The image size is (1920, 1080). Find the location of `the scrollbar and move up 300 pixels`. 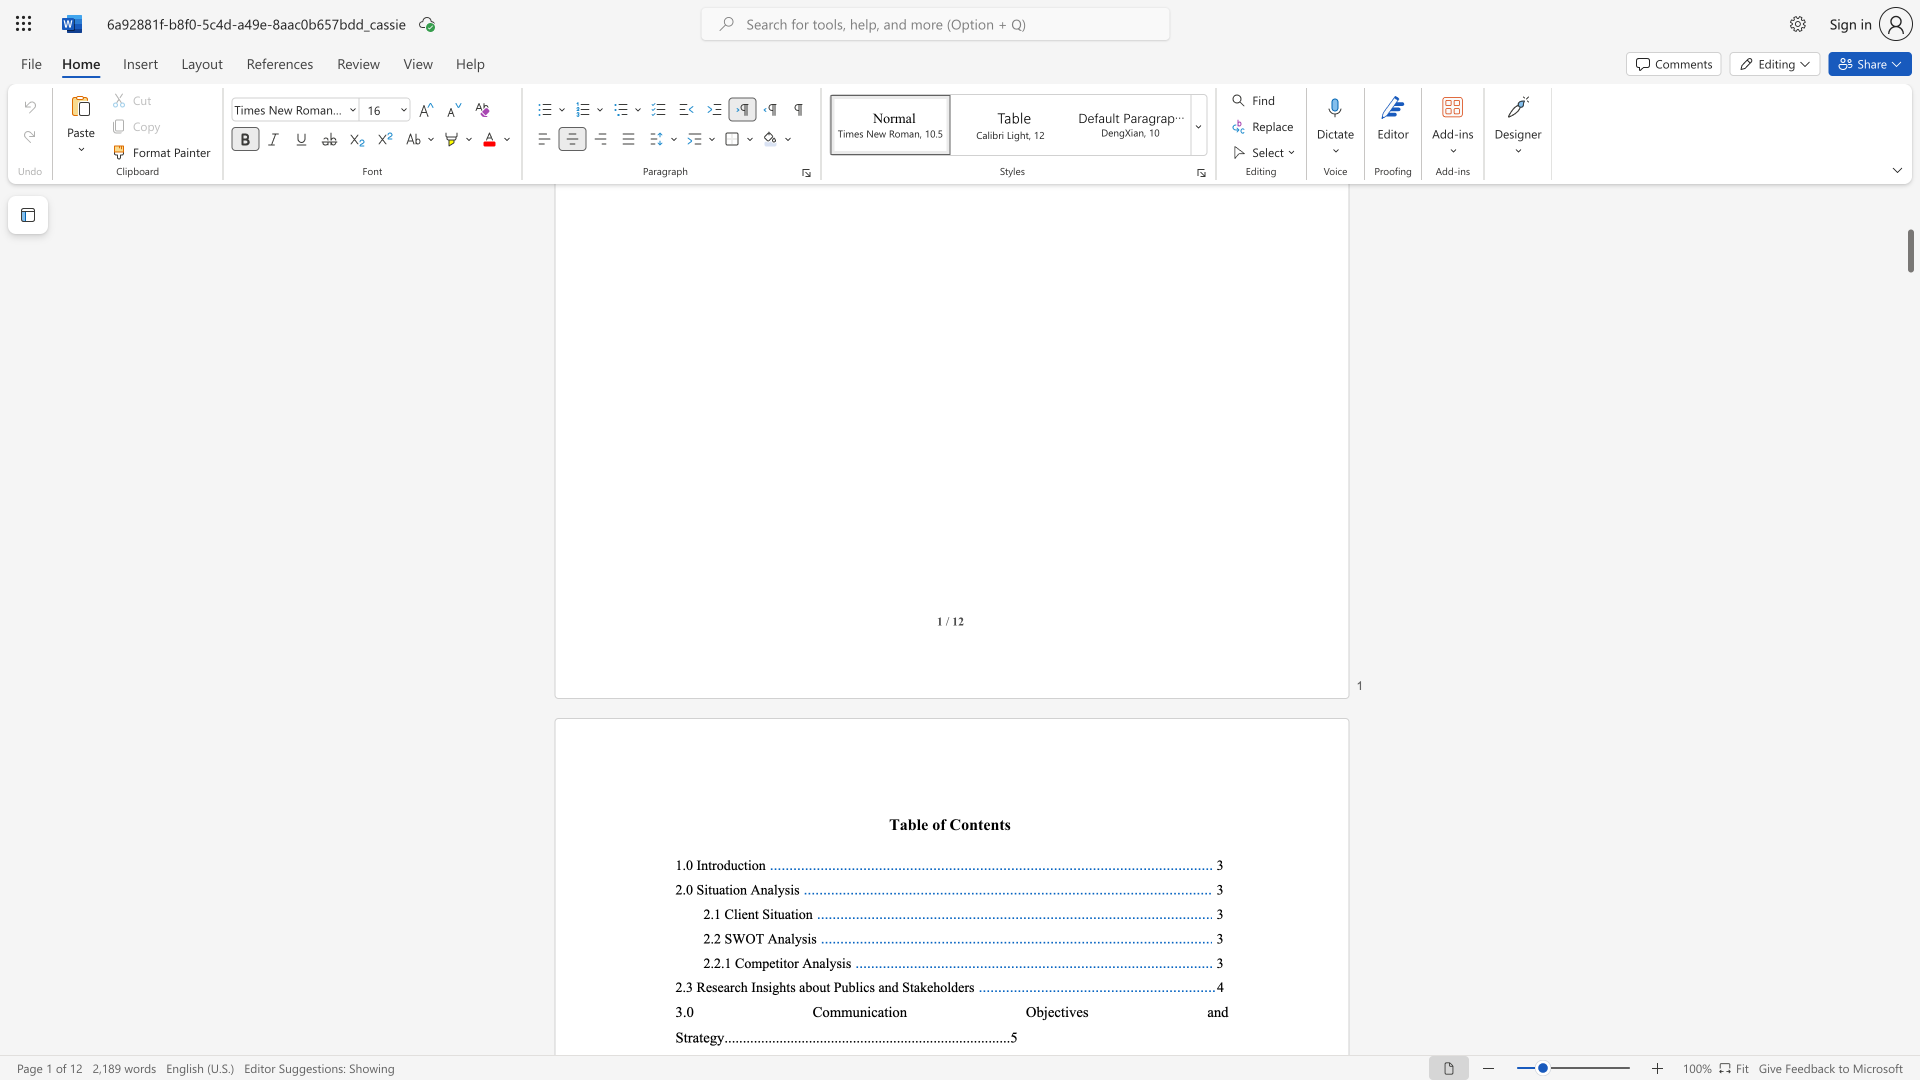

the scrollbar and move up 300 pixels is located at coordinates (1909, 250).